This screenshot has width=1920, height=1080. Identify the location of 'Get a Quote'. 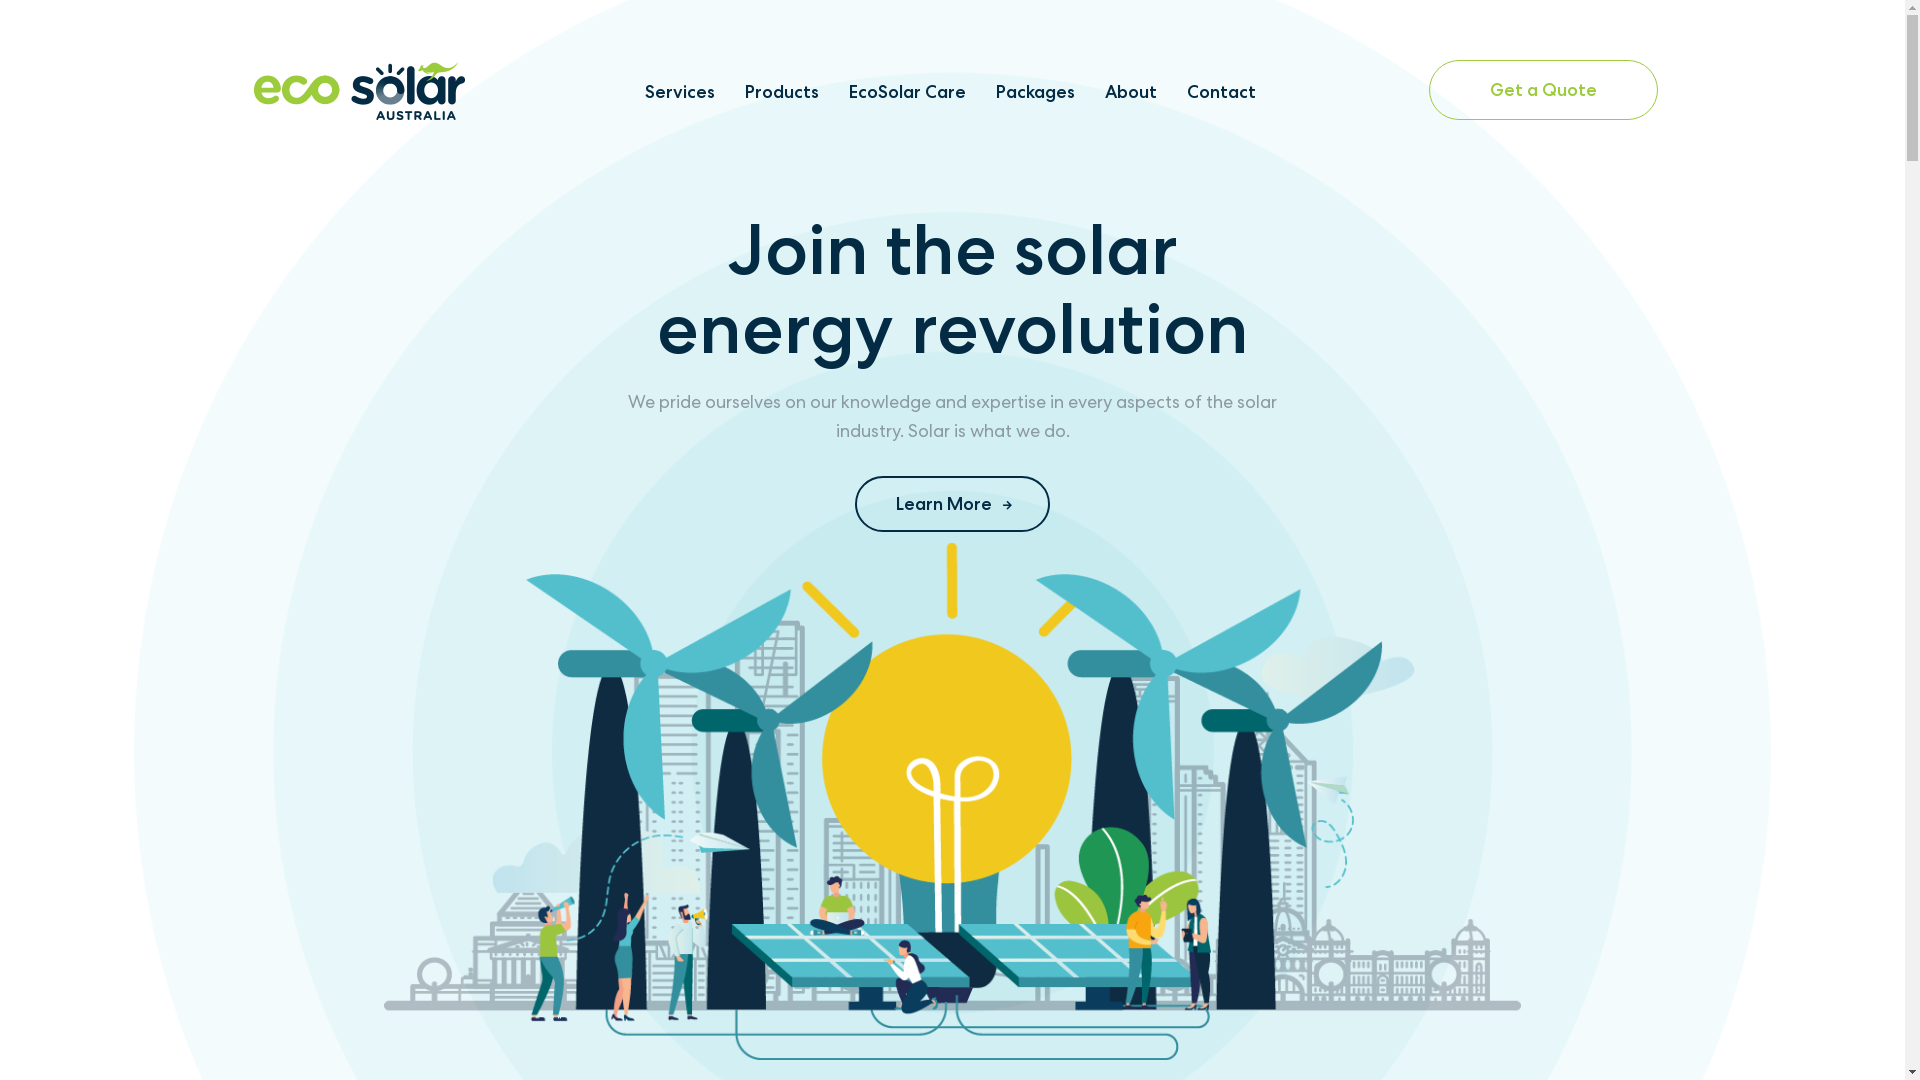
(1541, 88).